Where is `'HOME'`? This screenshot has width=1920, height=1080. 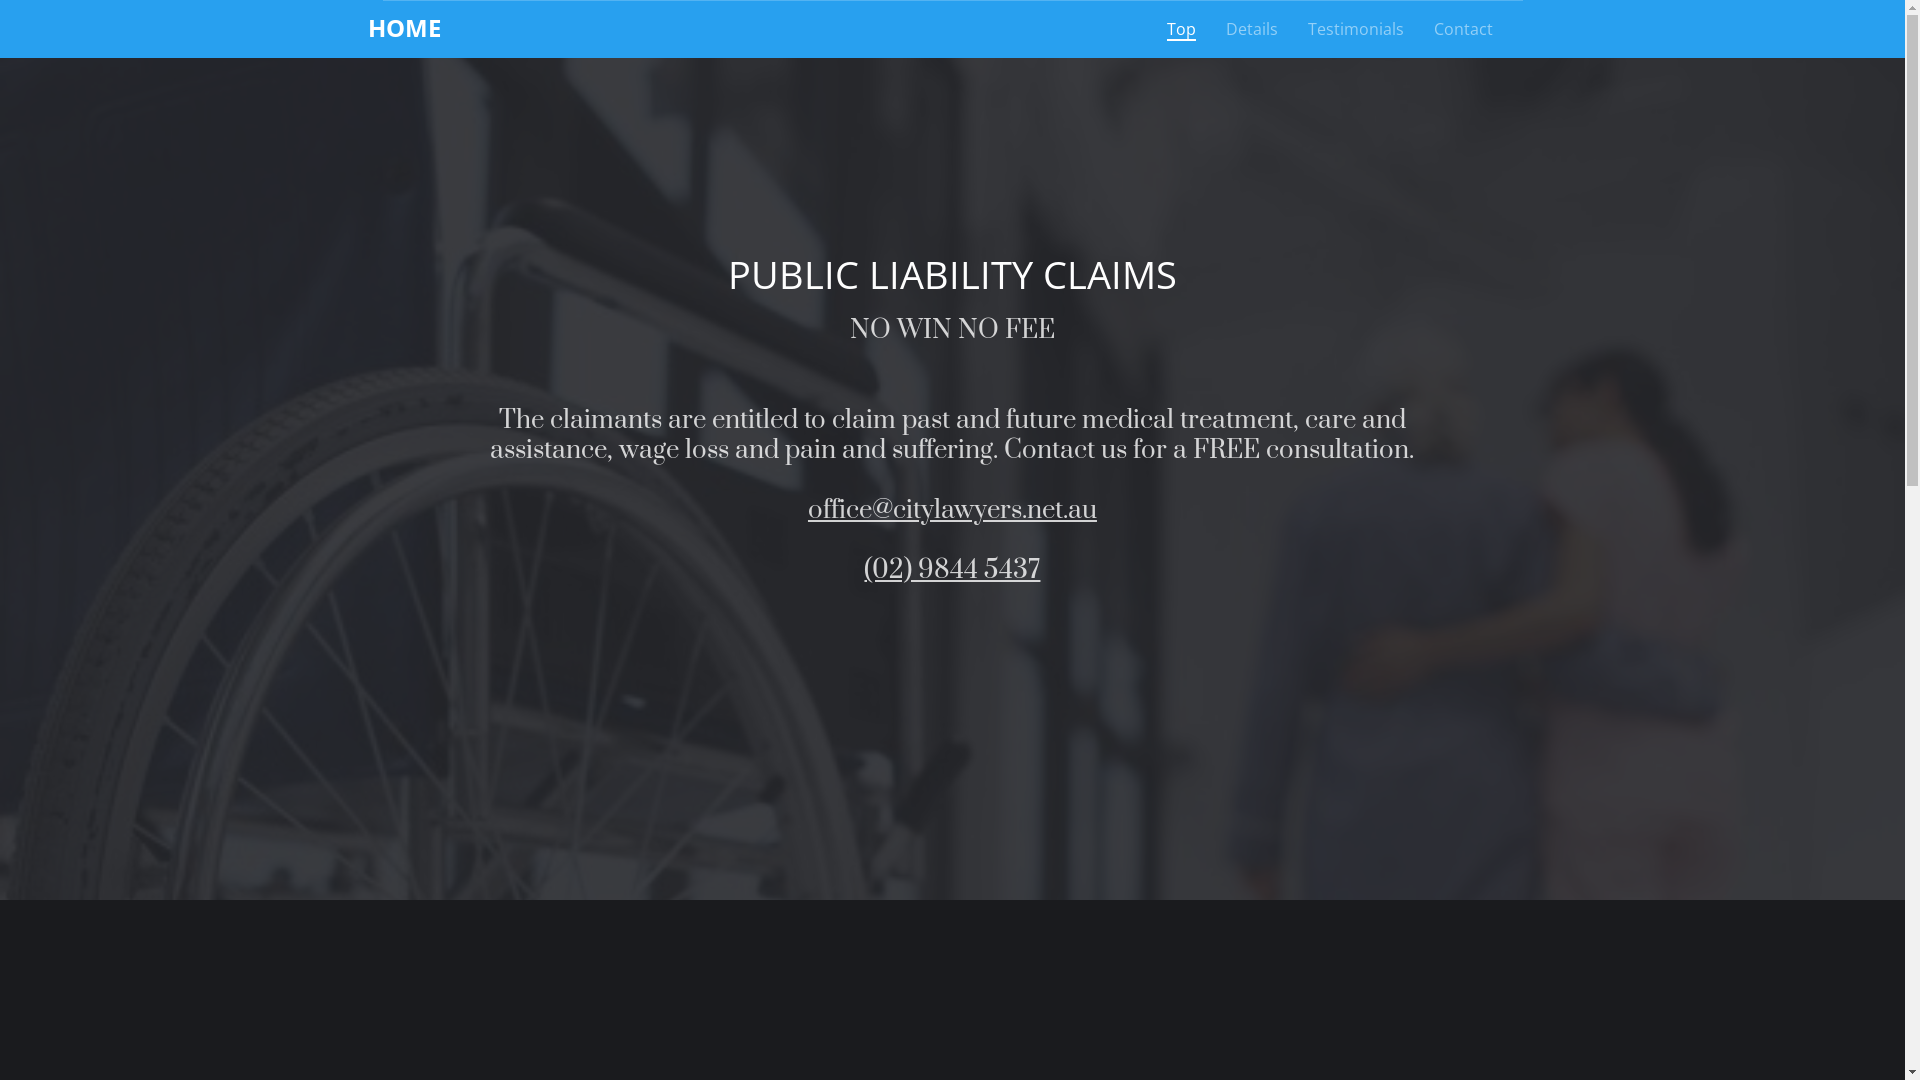 'HOME' is located at coordinates (368, 27).